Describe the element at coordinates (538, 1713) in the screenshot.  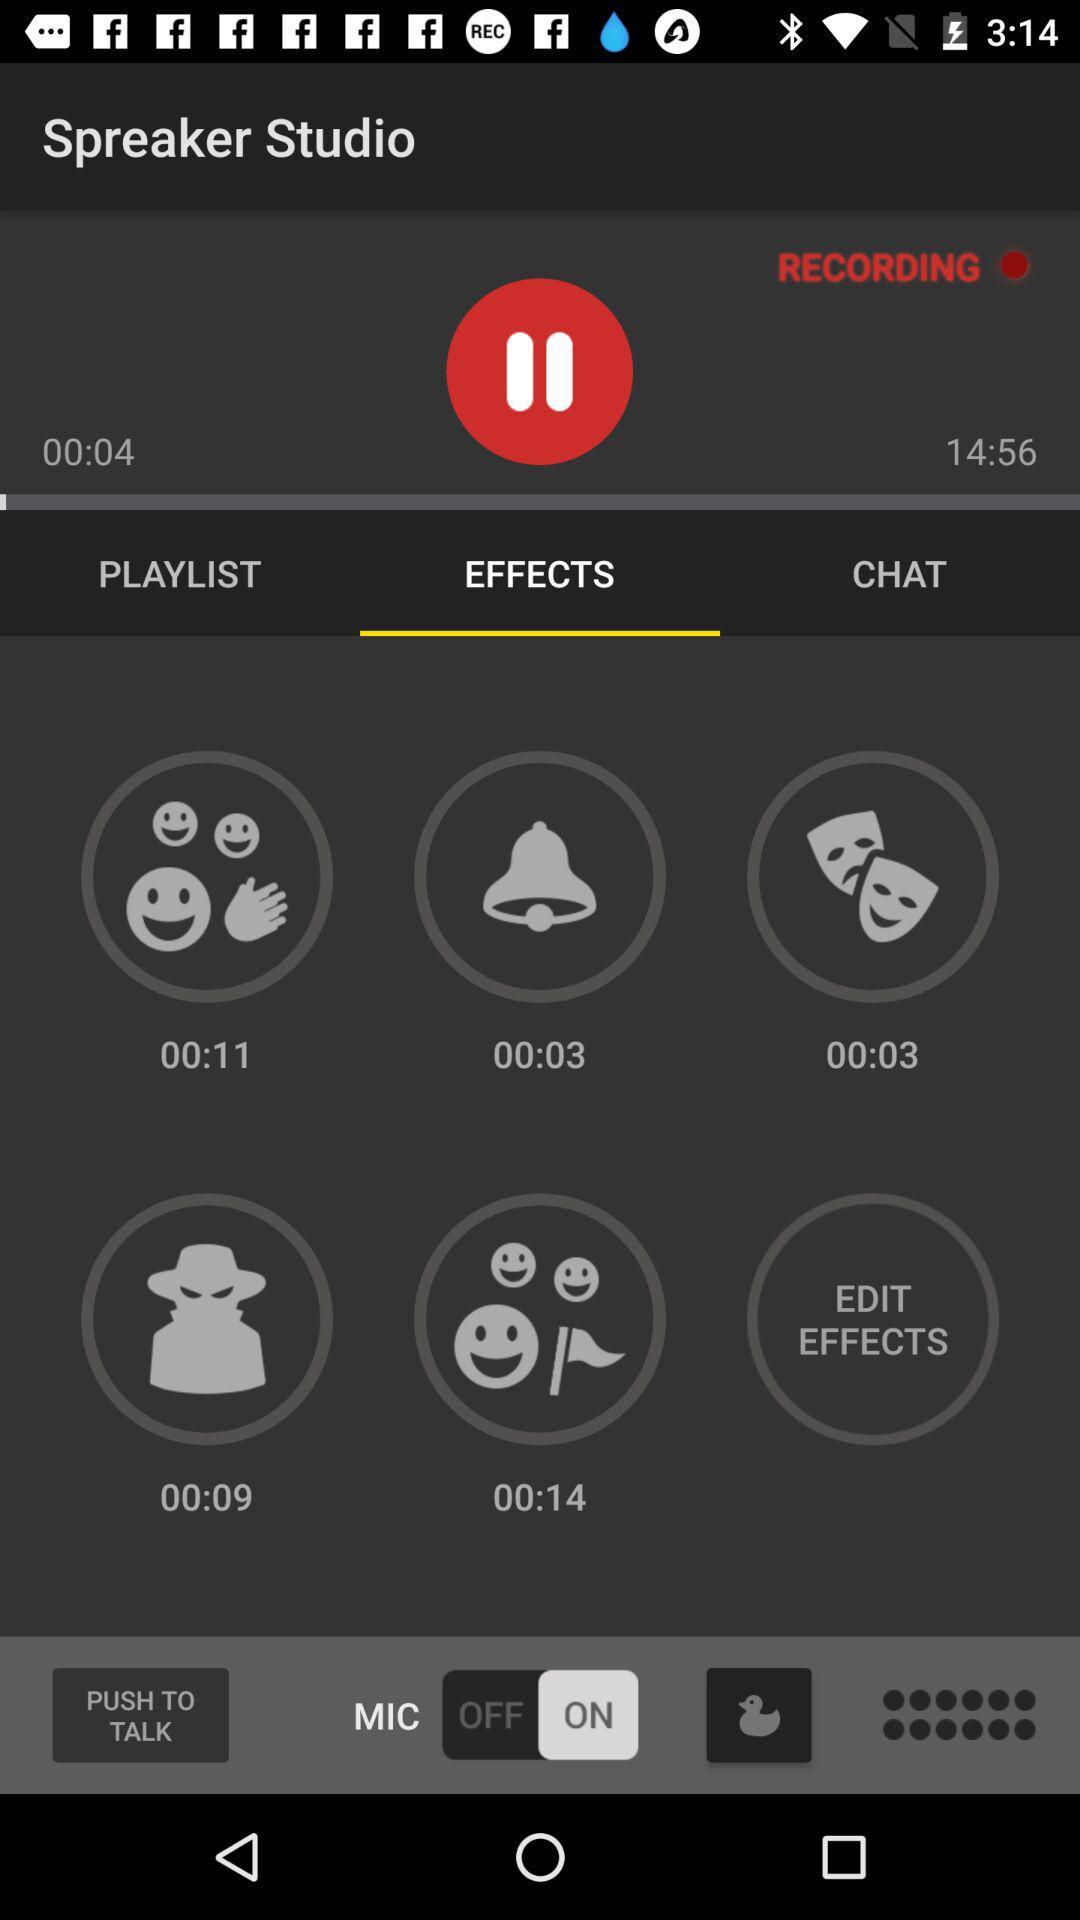
I see `microphone on and off` at that location.